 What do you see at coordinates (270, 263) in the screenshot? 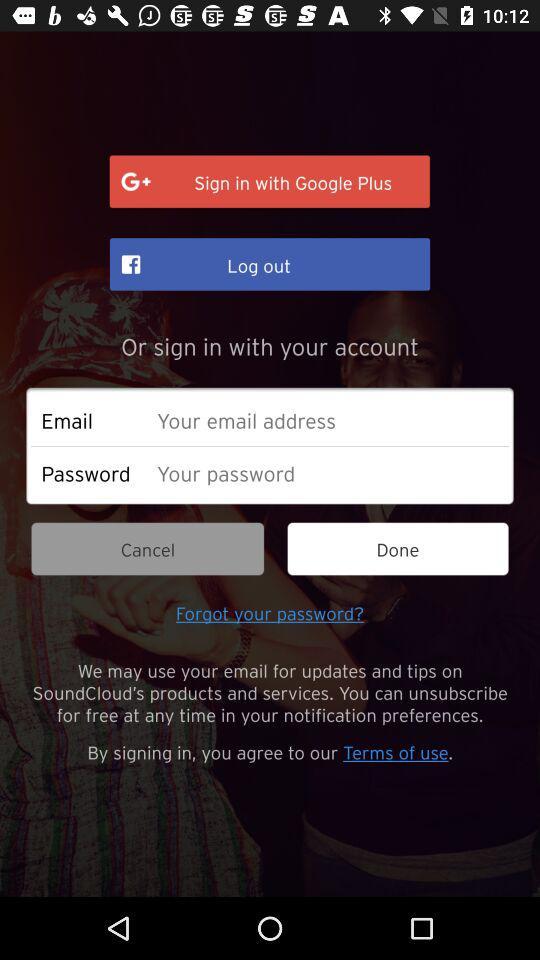
I see `item below sign in with item` at bounding box center [270, 263].